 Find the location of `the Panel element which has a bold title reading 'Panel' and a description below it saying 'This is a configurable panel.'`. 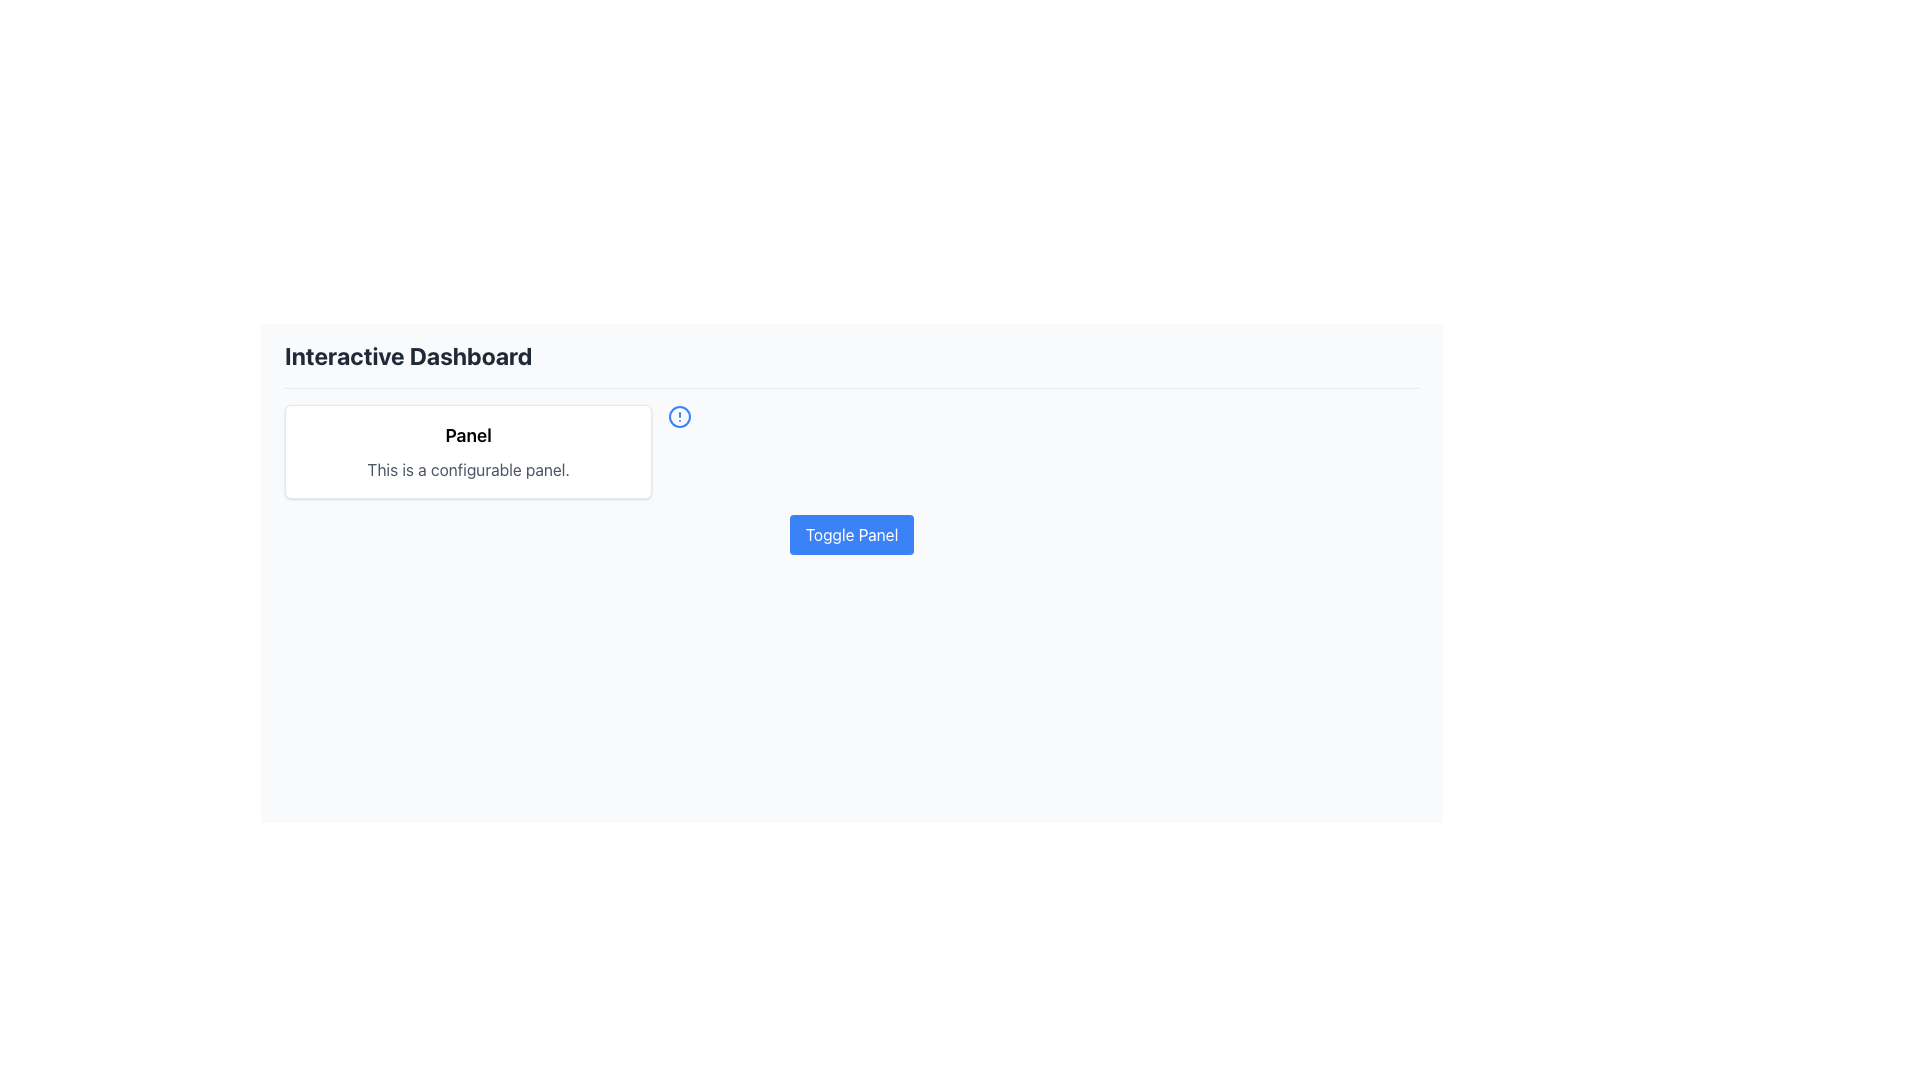

the Panel element which has a bold title reading 'Panel' and a description below it saying 'This is a configurable panel.' is located at coordinates (467, 451).